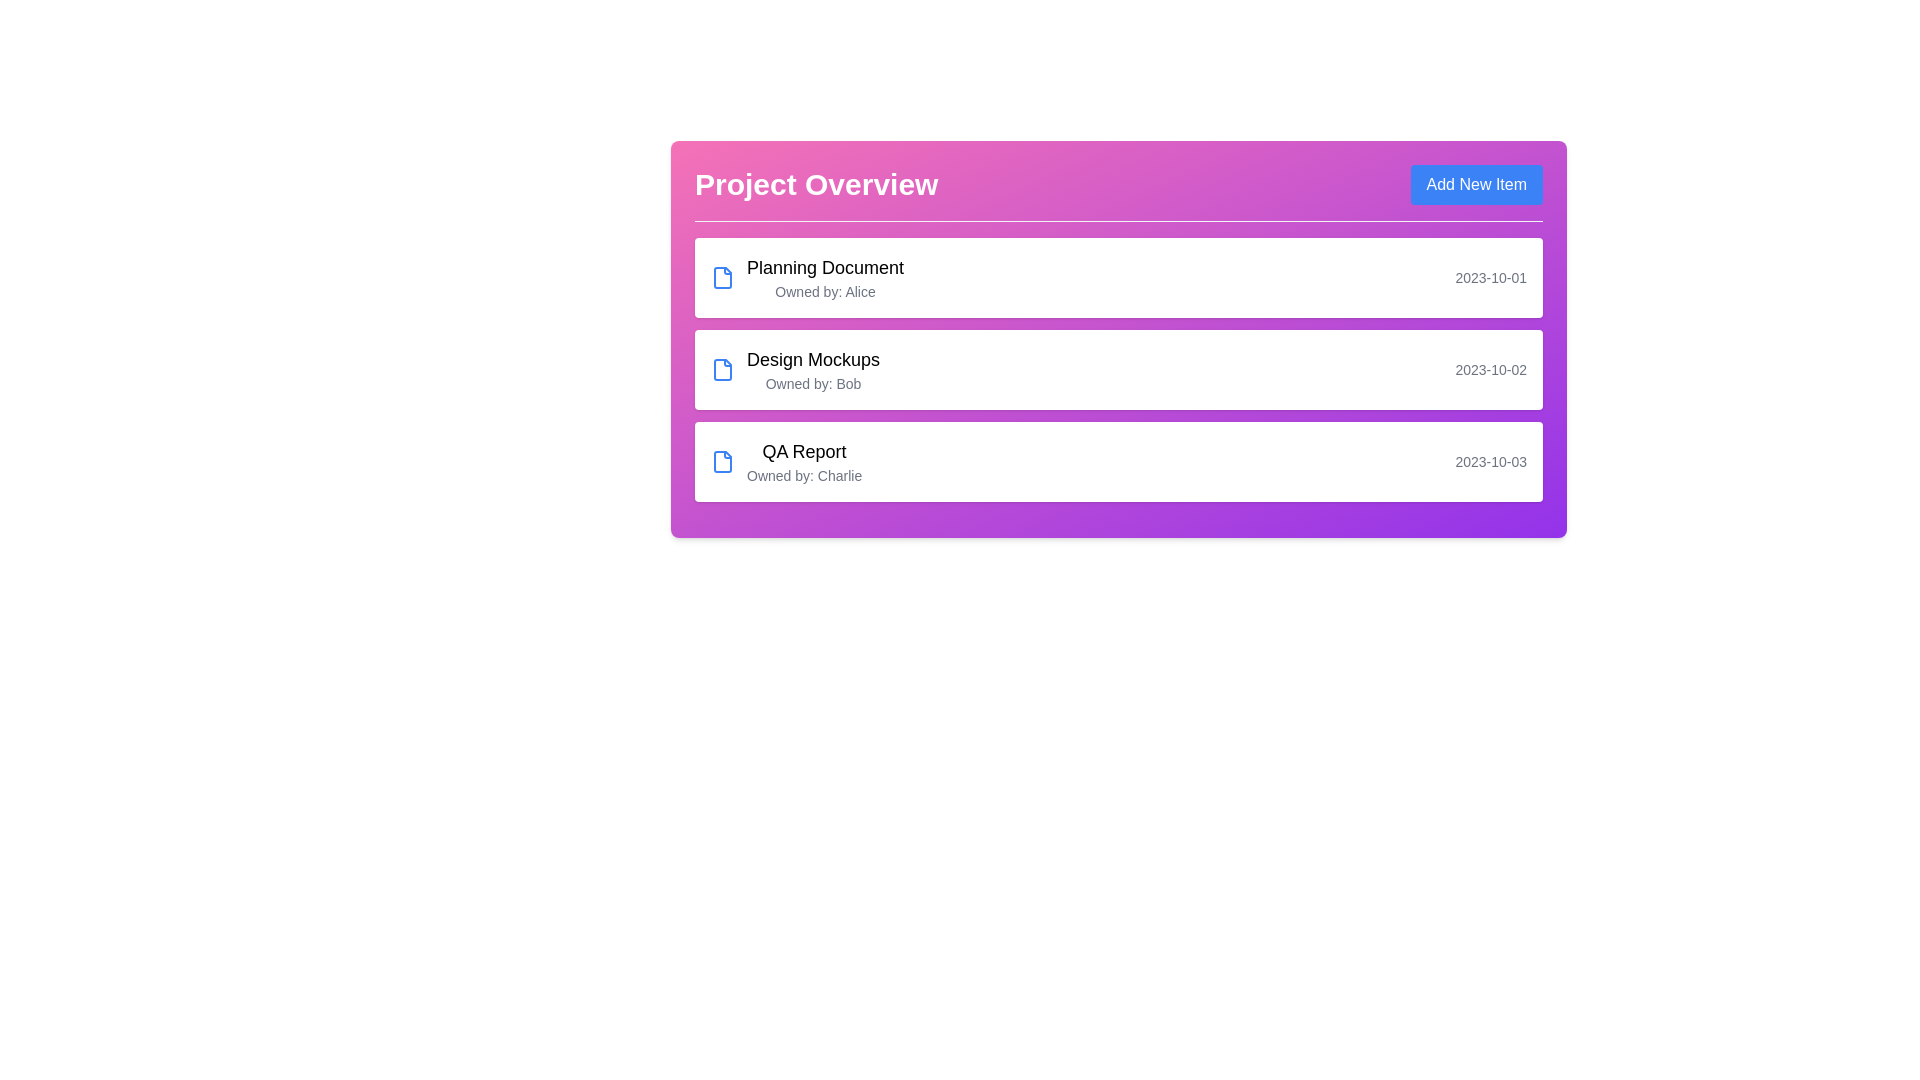 This screenshot has width=1920, height=1080. What do you see at coordinates (722, 277) in the screenshot?
I see `the icon located to the left of the text label 'Planning Document Owned by: Alice' in the first row of the 'Project Overview' section` at bounding box center [722, 277].